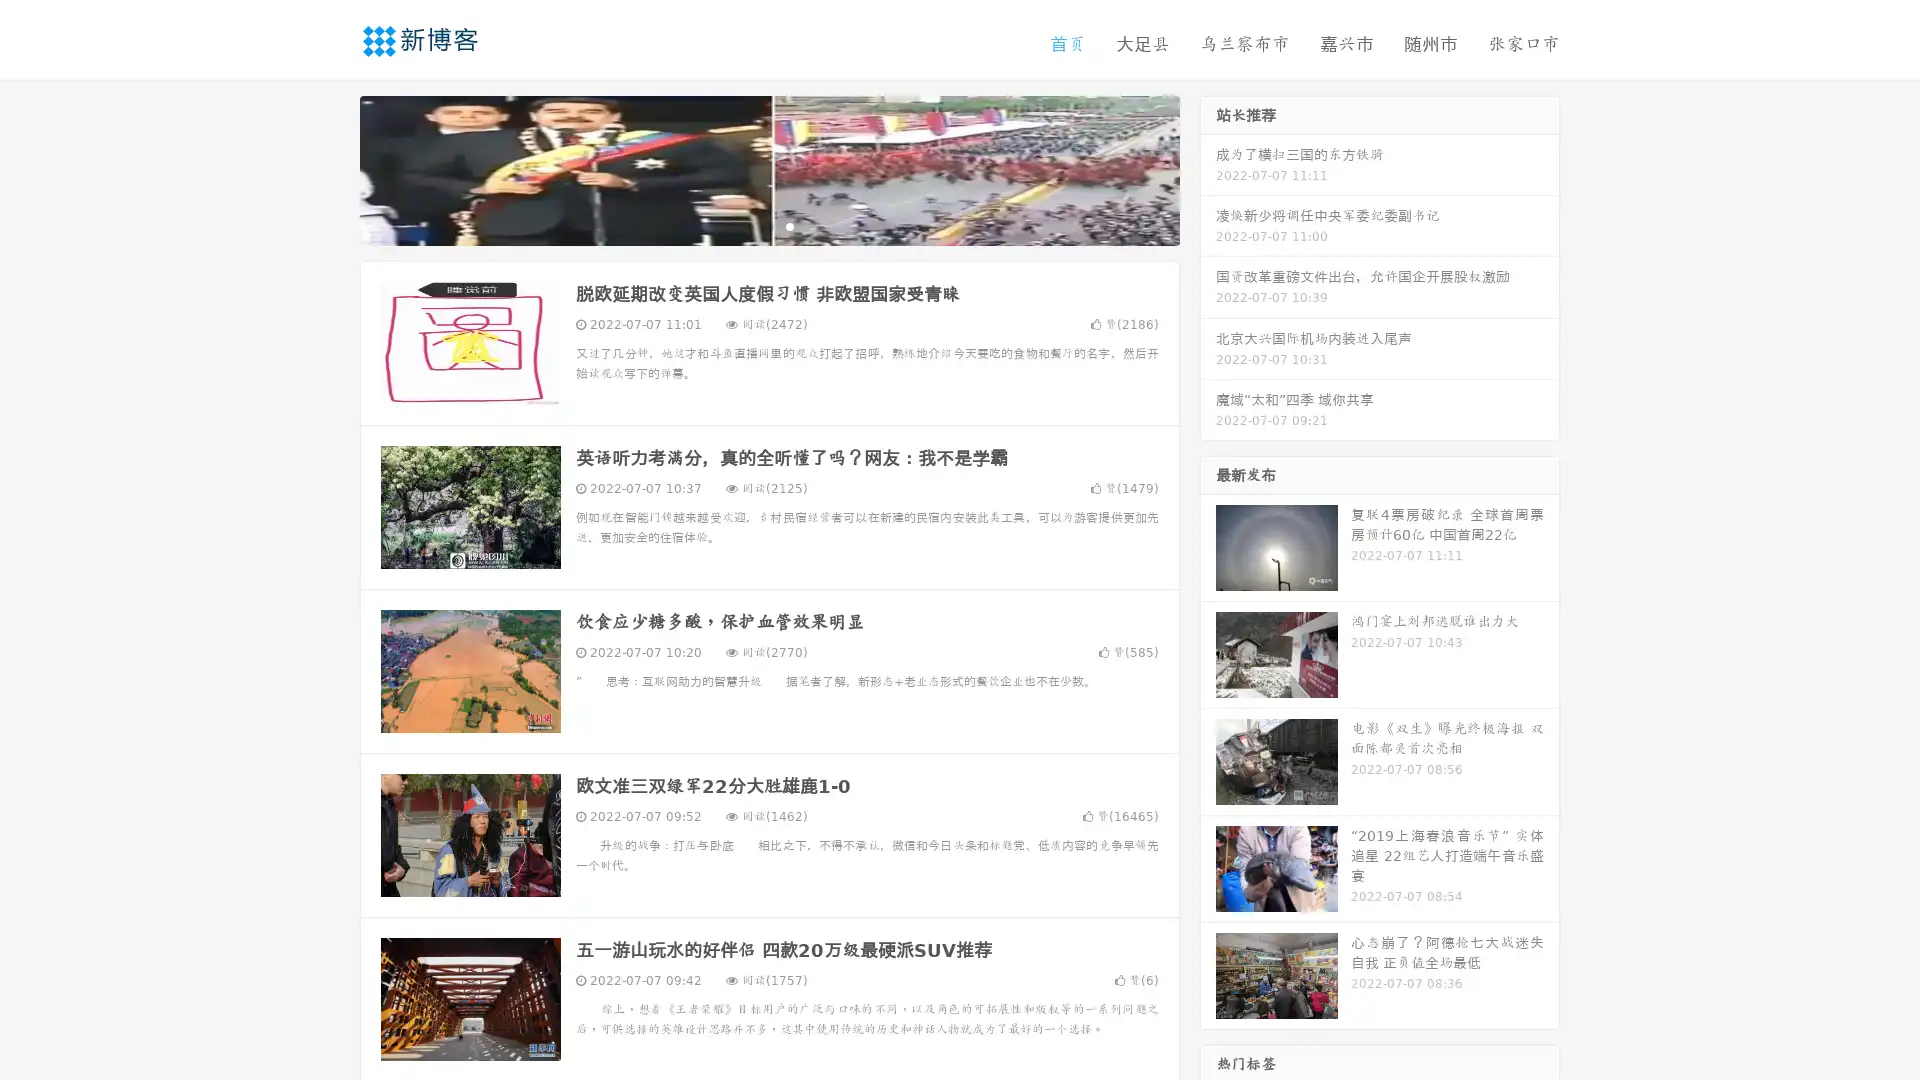 Image resolution: width=1920 pixels, height=1080 pixels. Describe the element at coordinates (1208, 168) in the screenshot. I see `Next slide` at that location.